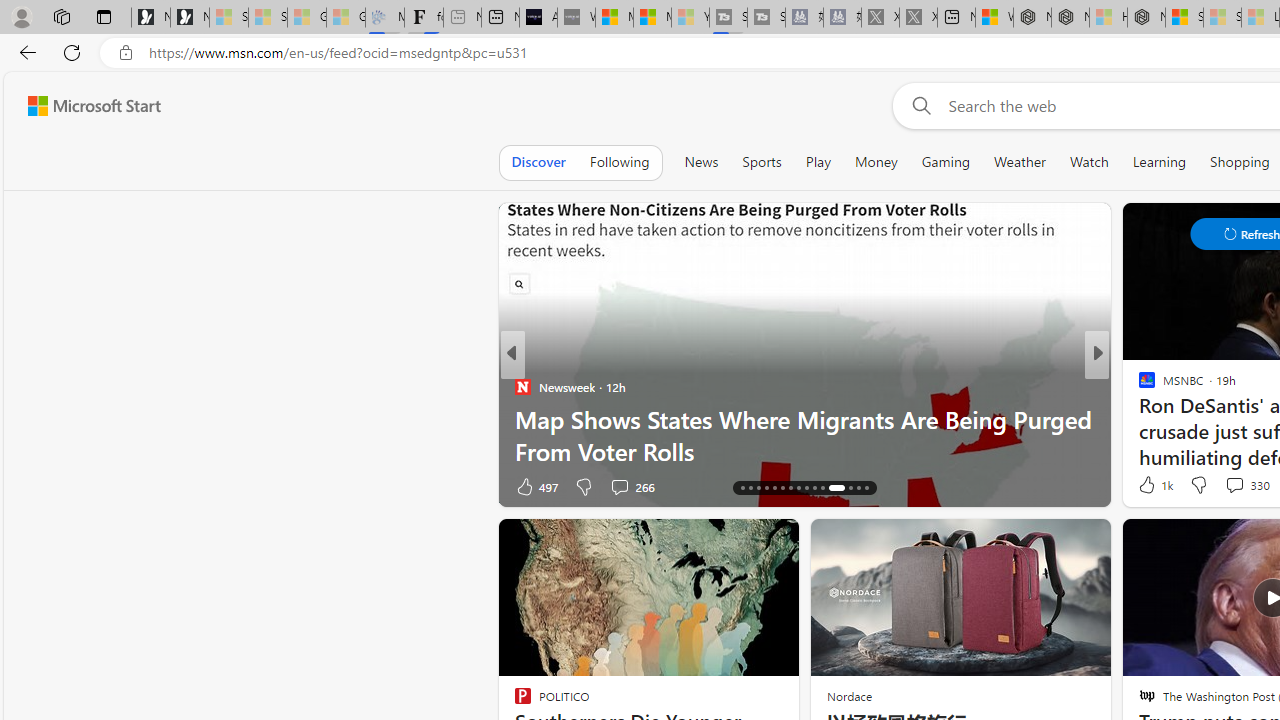 This screenshot has width=1280, height=720. What do you see at coordinates (876, 161) in the screenshot?
I see `'Money'` at bounding box center [876, 161].